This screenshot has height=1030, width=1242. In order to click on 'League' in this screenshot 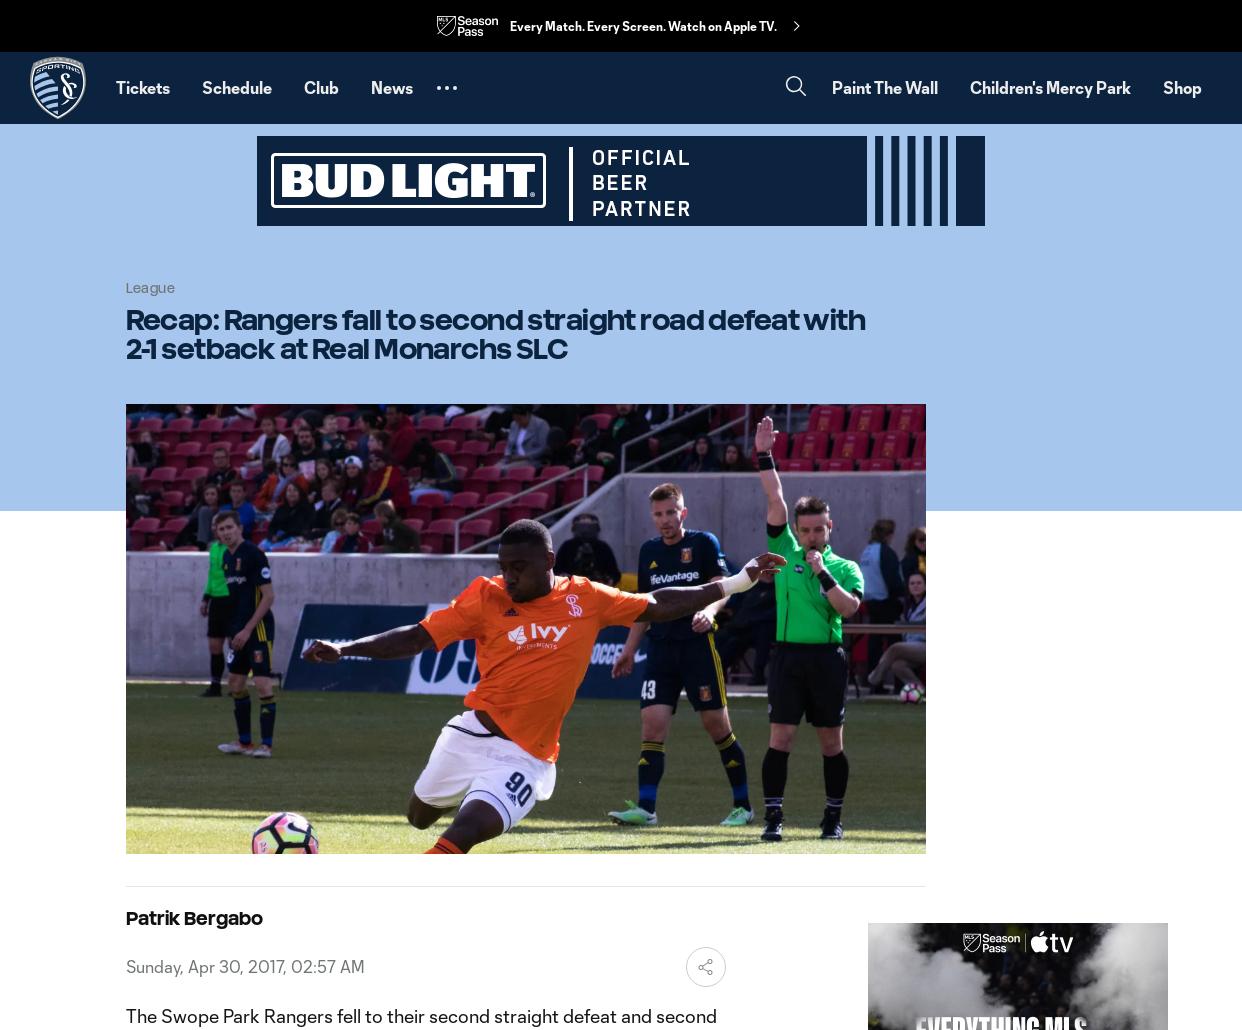, I will do `click(149, 286)`.